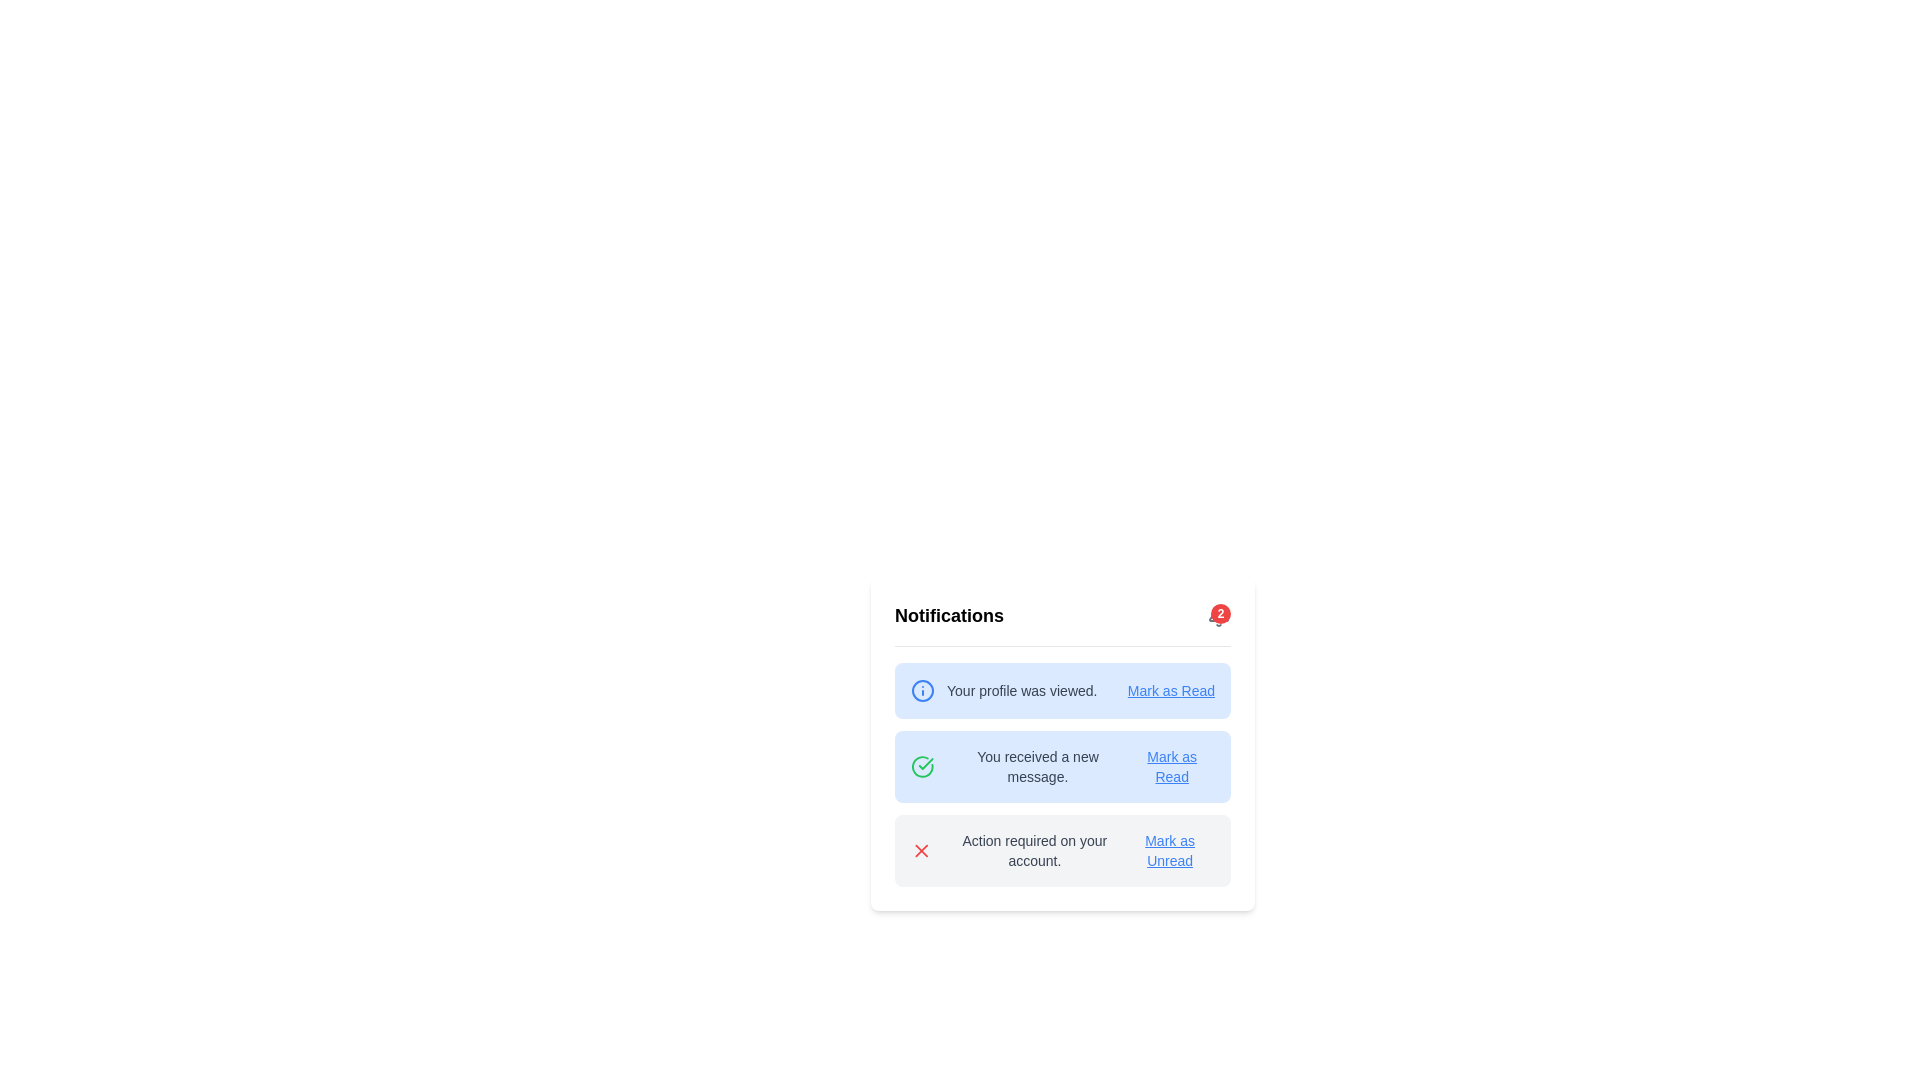 The width and height of the screenshot is (1920, 1080). What do you see at coordinates (1171, 689) in the screenshot?
I see `the interactive text link to mark the associated notification card as read, located at the far right of the first notification card next to the message 'Your profile was viewed.'` at bounding box center [1171, 689].